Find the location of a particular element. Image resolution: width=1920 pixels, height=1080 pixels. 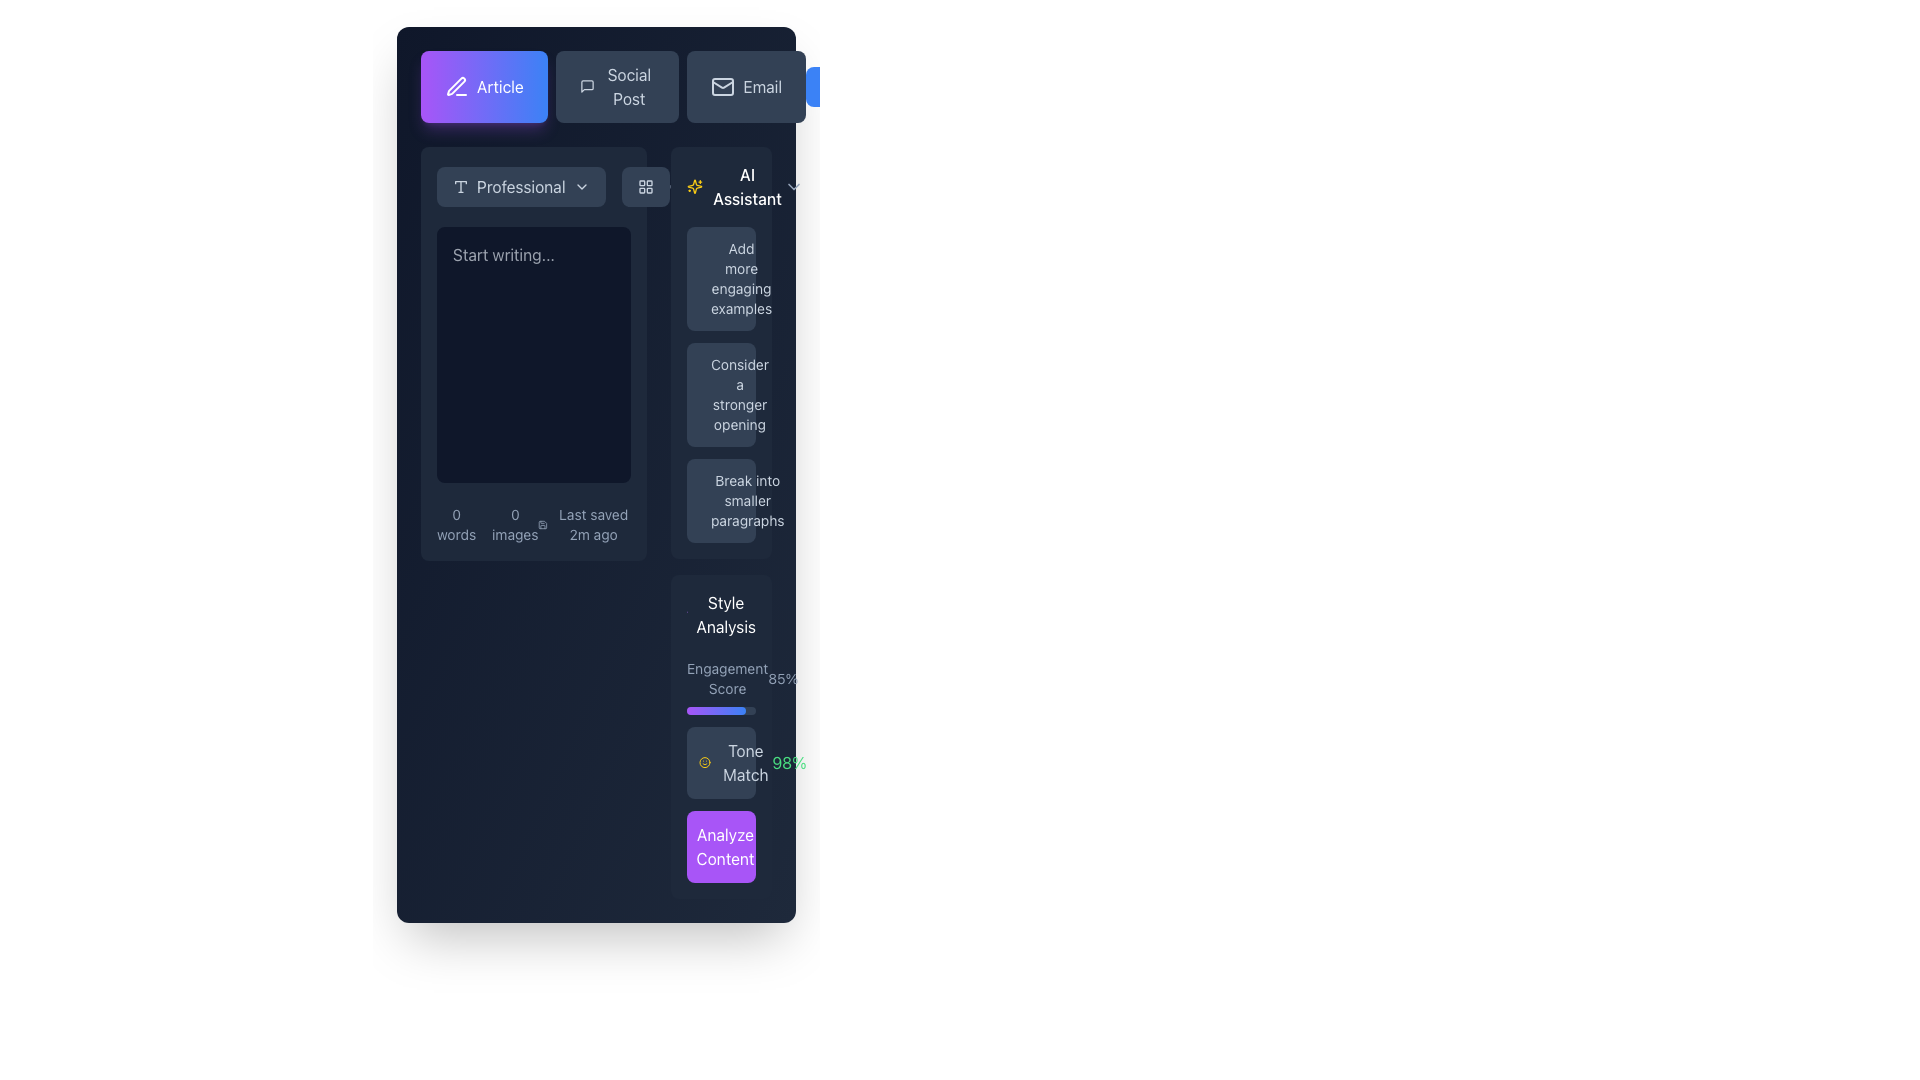

the envelope icon in the top navigation bar, which represents the email functionality, located between the 'Social Post' button and other navigation options is located at coordinates (722, 86).